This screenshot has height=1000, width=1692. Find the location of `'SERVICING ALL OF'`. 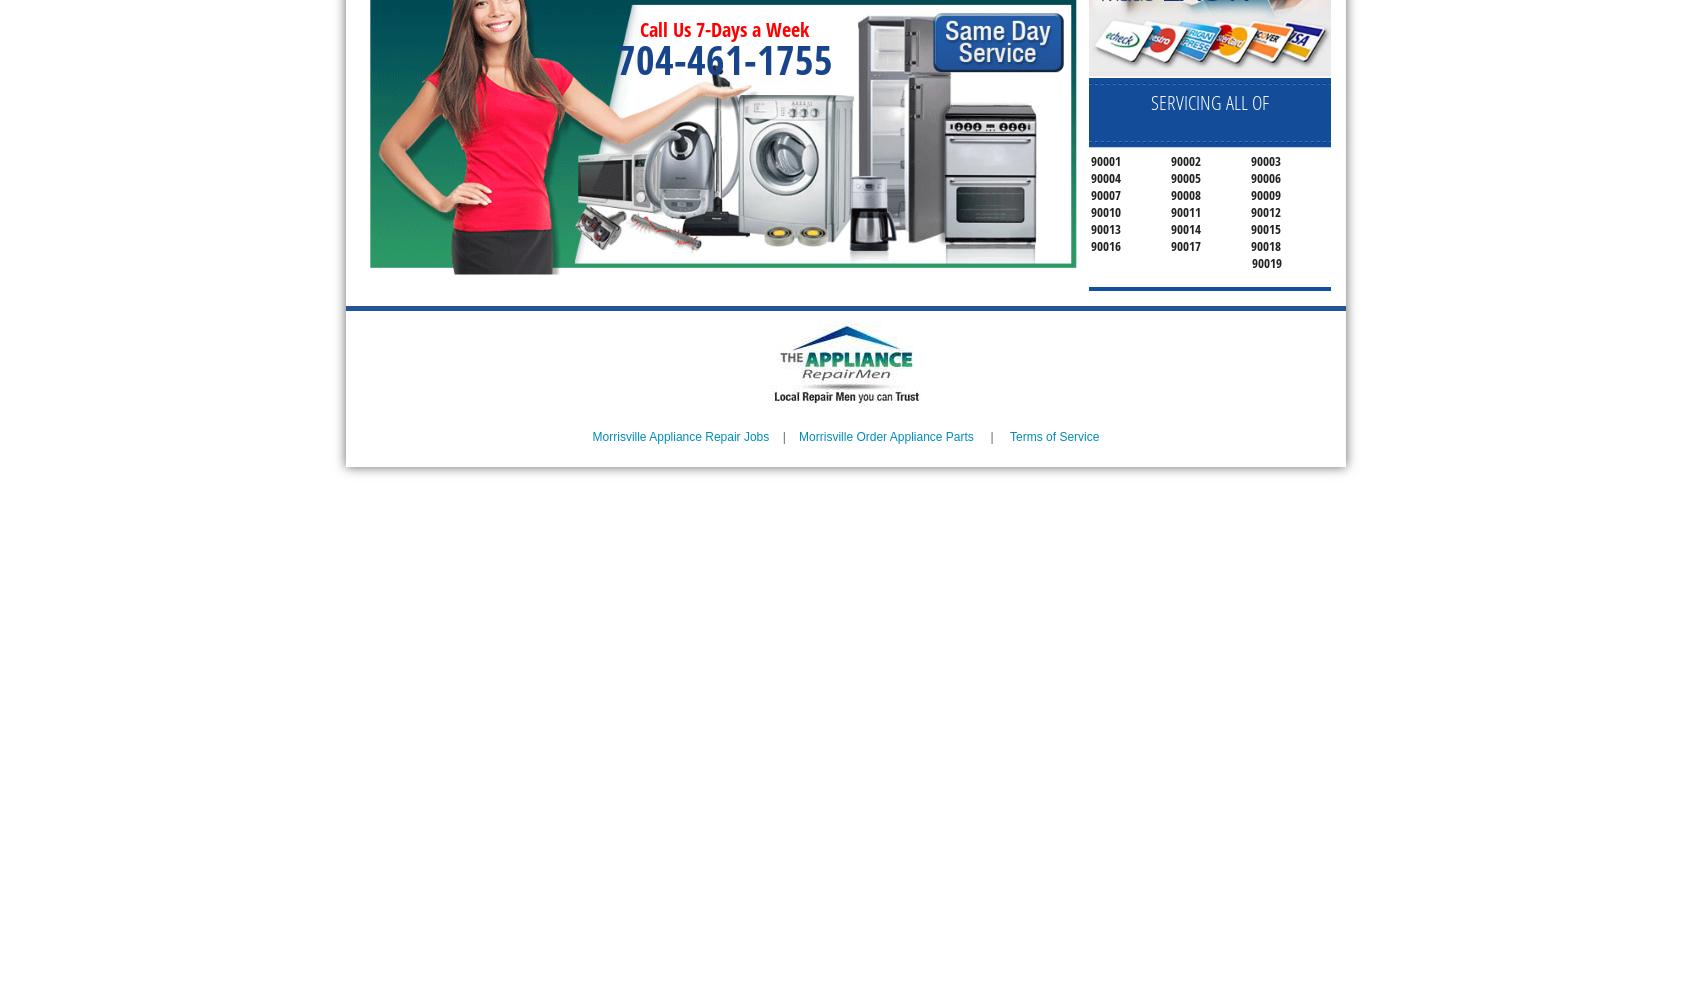

'SERVICING ALL OF' is located at coordinates (1149, 100).